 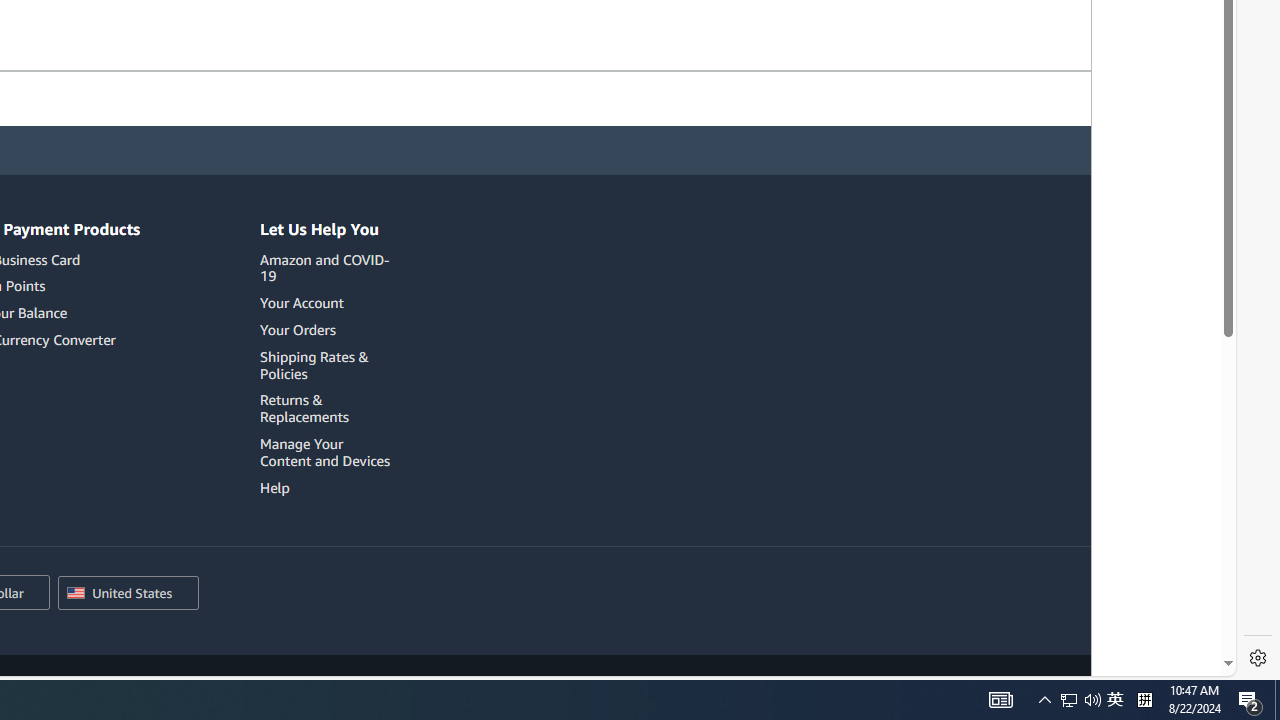 I want to click on 'Returns & Replacements', so click(x=328, y=407).